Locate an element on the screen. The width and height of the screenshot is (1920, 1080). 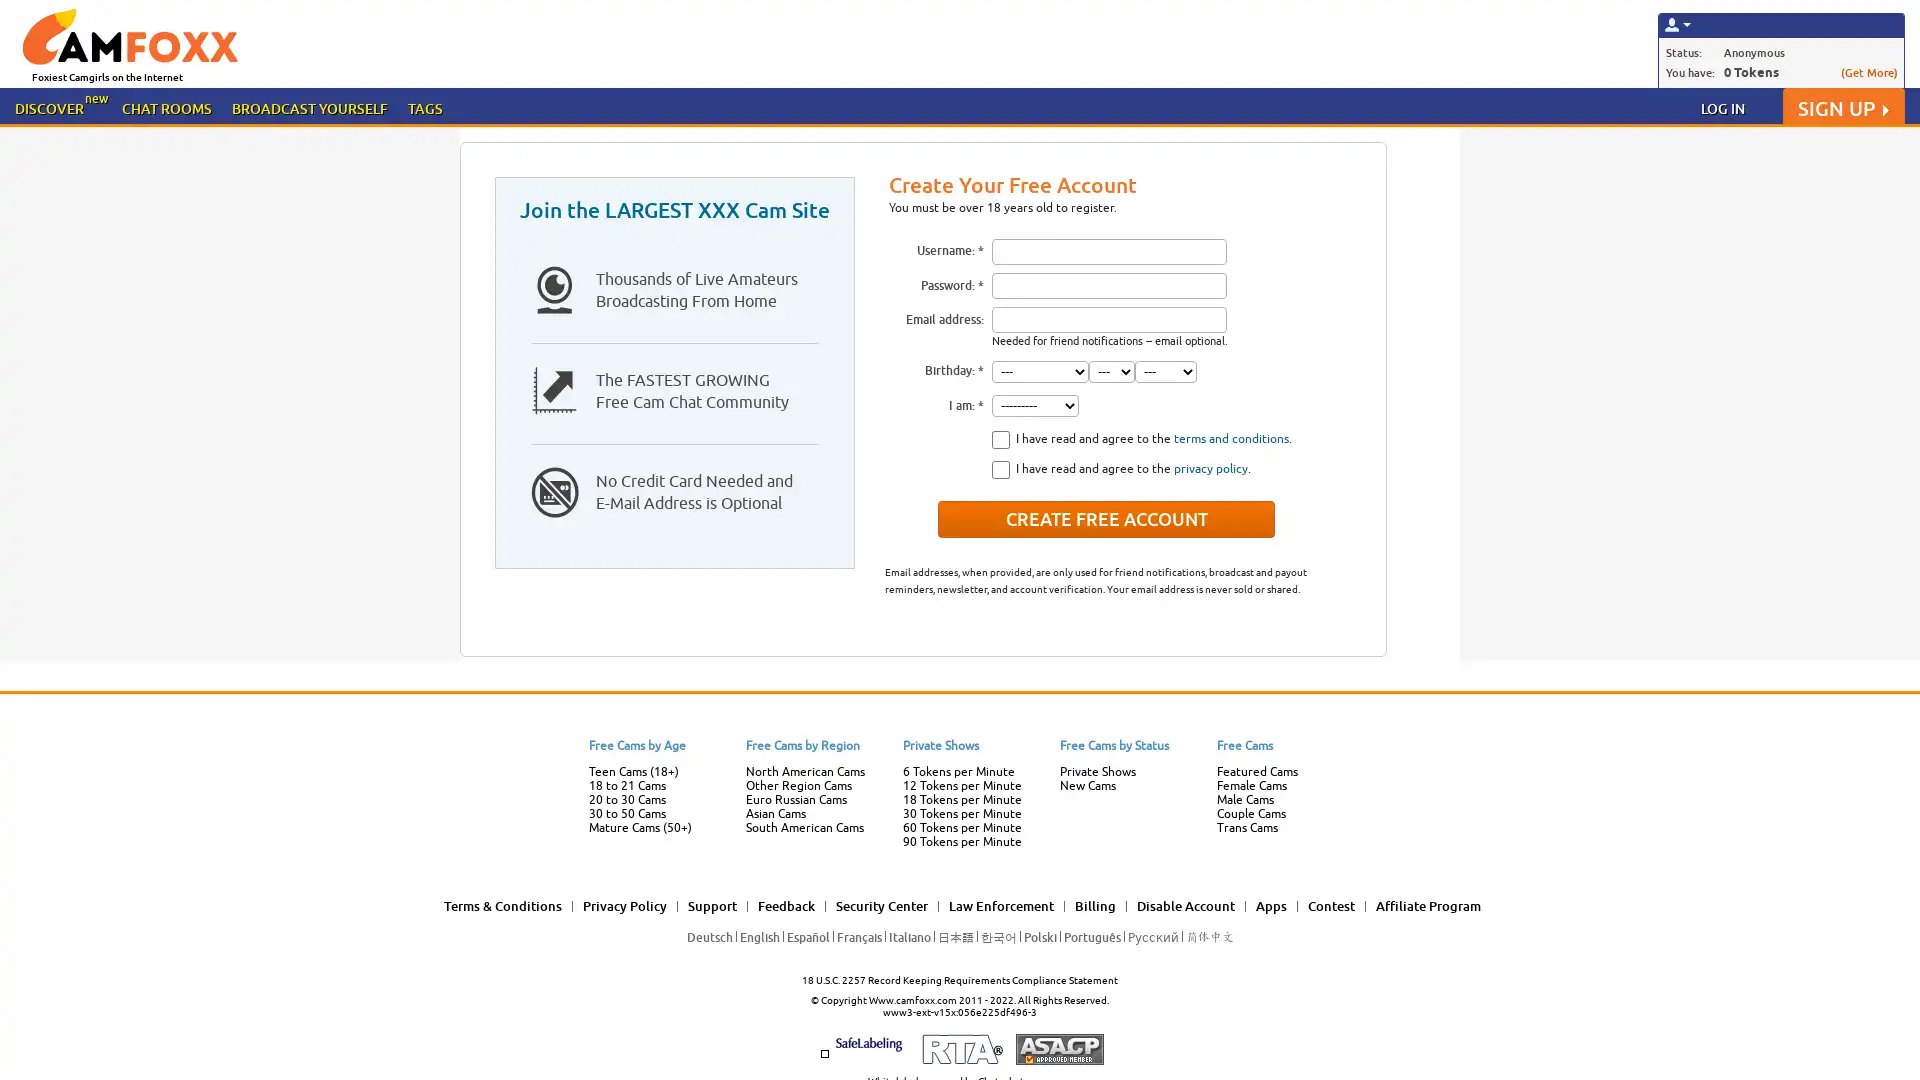
Create Free Account is located at coordinates (1105, 518).